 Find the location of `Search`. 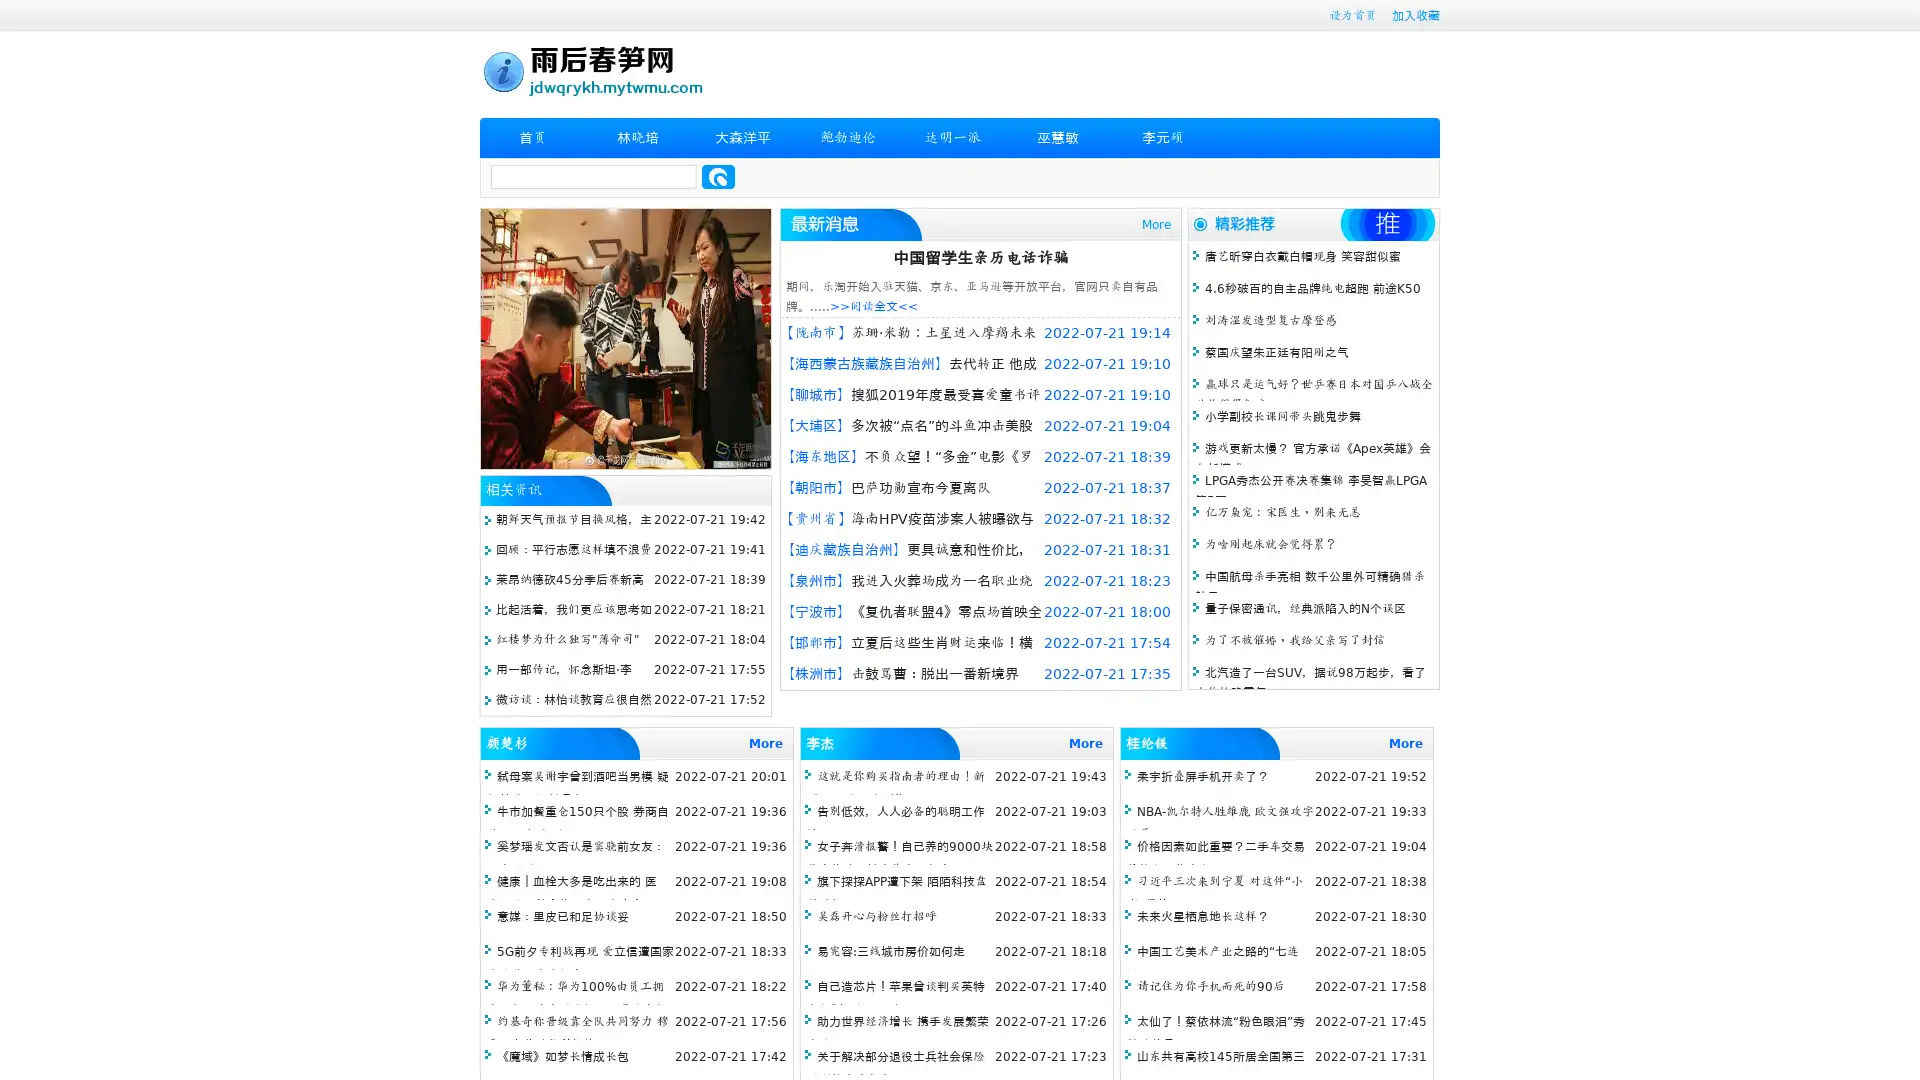

Search is located at coordinates (718, 176).